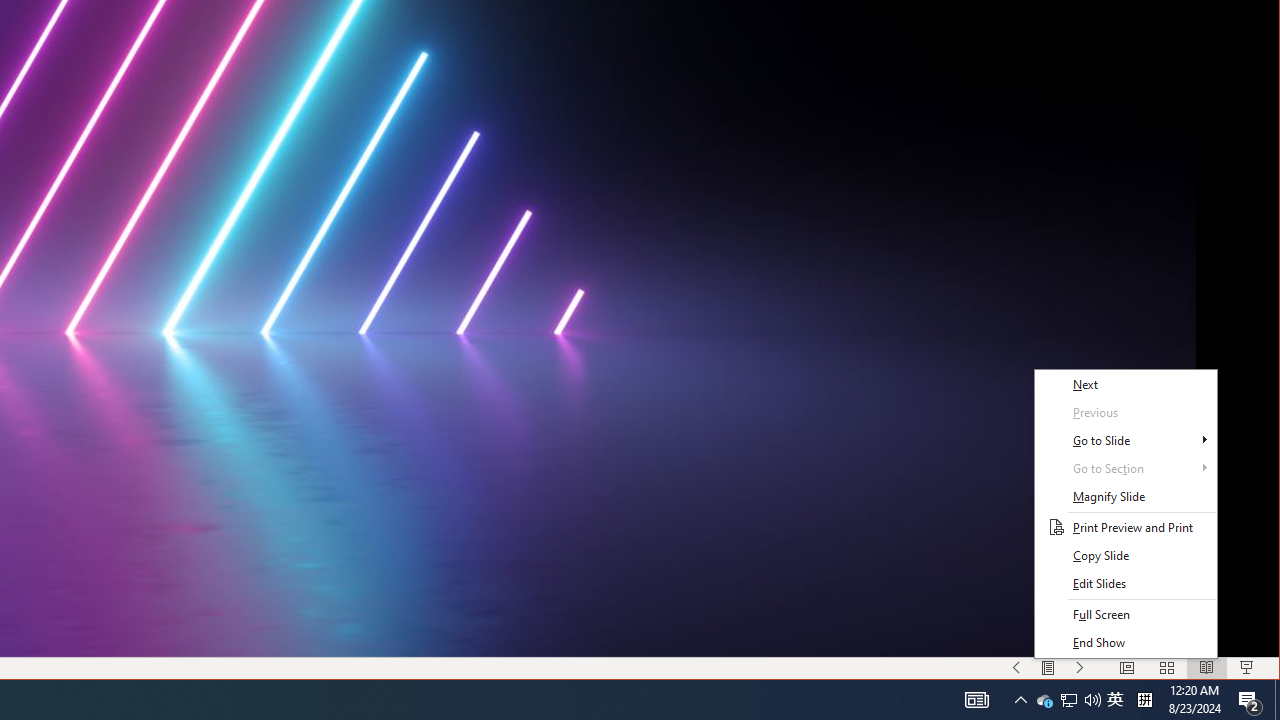 The height and width of the screenshot is (720, 1280). What do you see at coordinates (1125, 512) in the screenshot?
I see `'Class: NetUITWMenuContainer'` at bounding box center [1125, 512].